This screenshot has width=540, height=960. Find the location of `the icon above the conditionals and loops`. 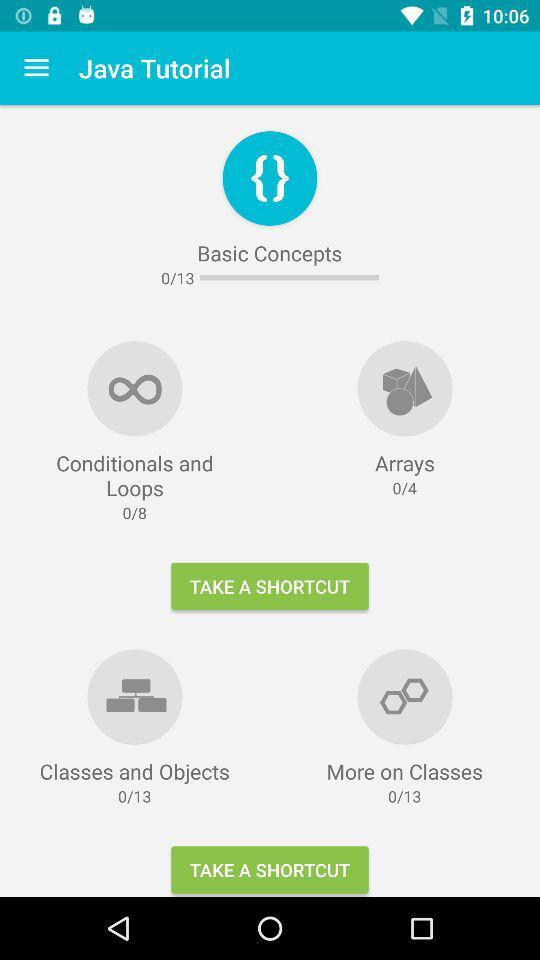

the icon above the conditionals and loops is located at coordinates (36, 68).